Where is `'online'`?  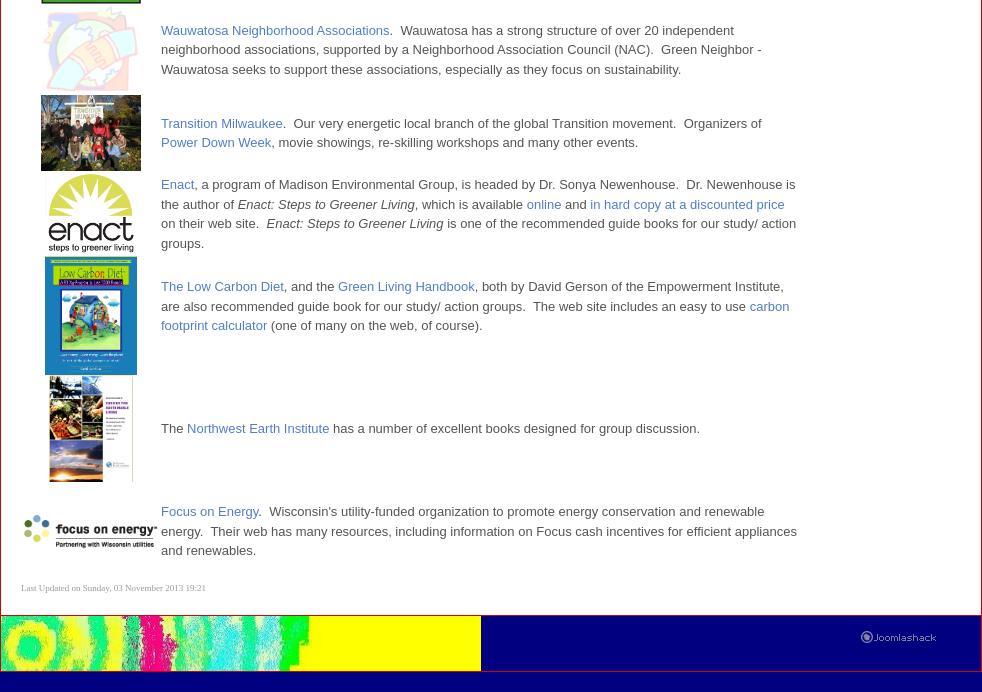
'online' is located at coordinates (524, 203).